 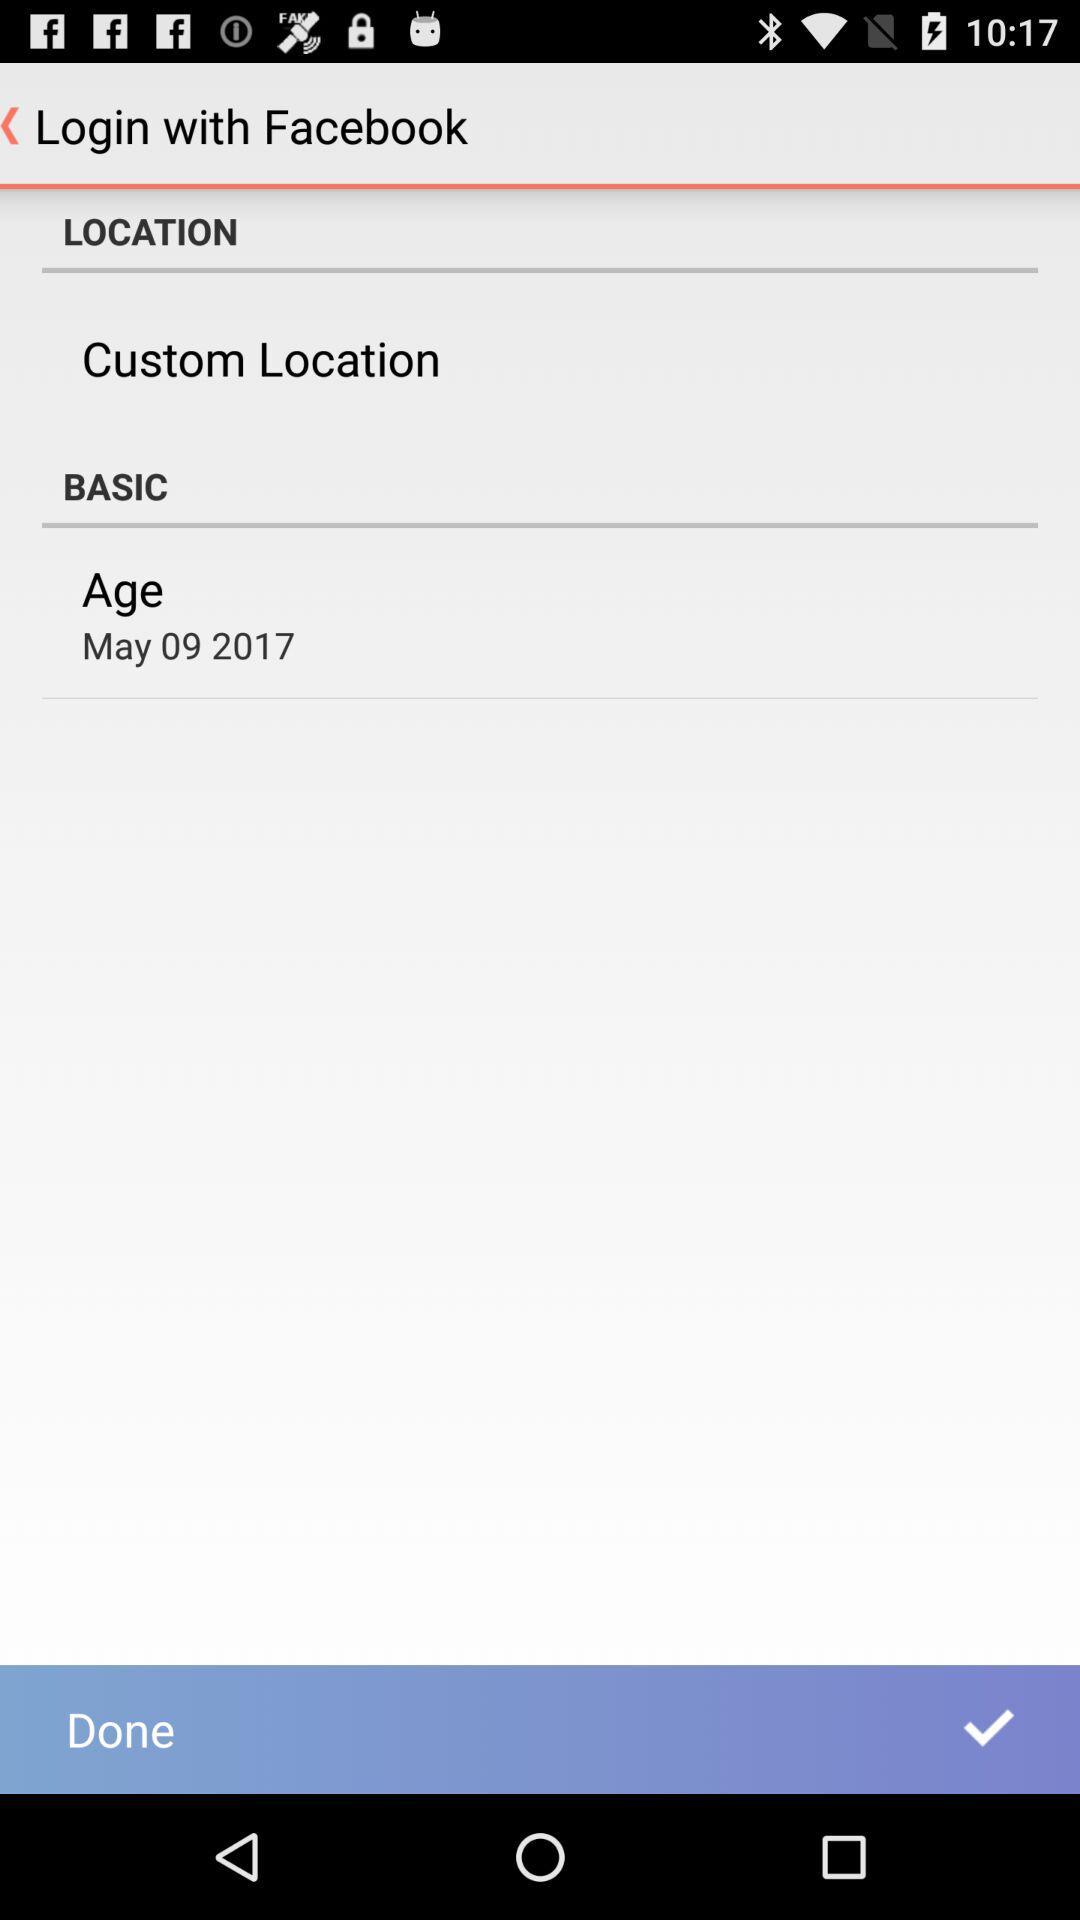 What do you see at coordinates (122, 587) in the screenshot?
I see `age icon` at bounding box center [122, 587].